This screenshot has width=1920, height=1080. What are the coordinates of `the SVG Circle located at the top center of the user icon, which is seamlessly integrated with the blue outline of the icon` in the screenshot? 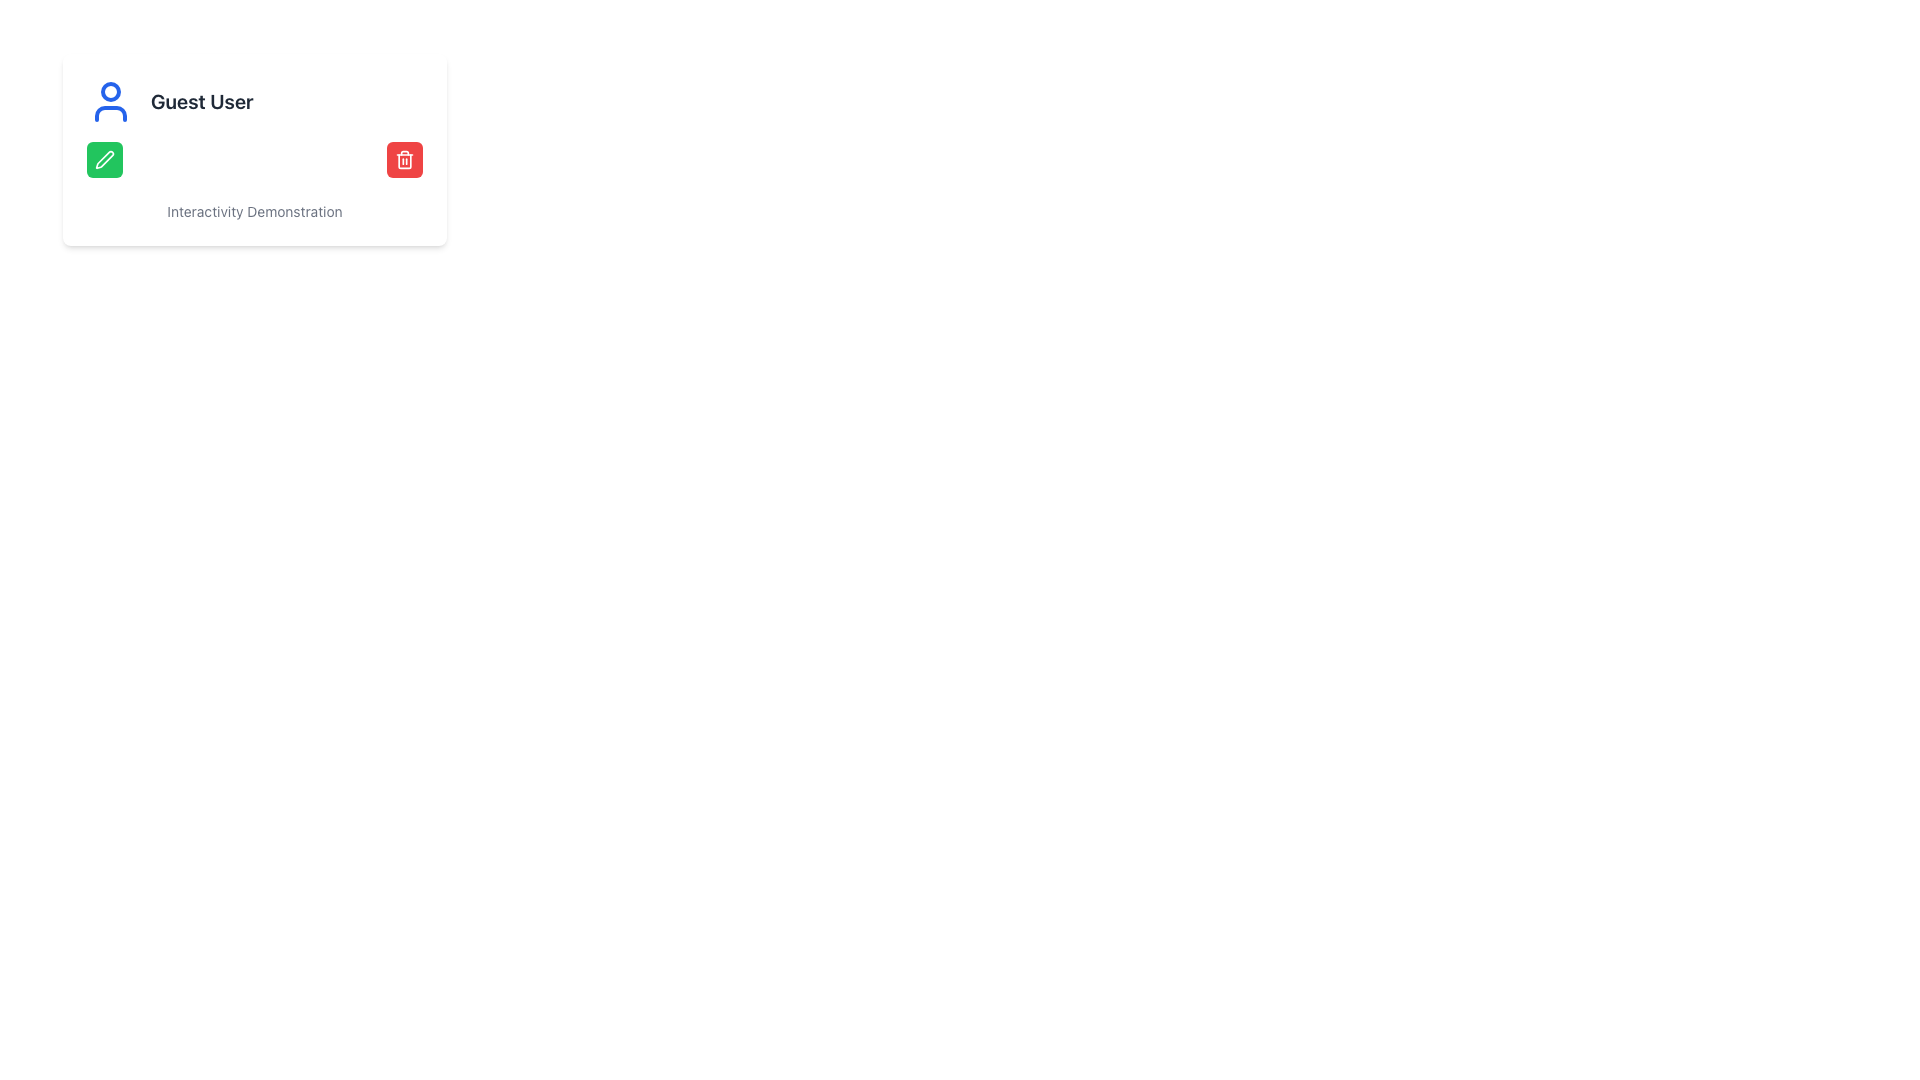 It's located at (109, 92).